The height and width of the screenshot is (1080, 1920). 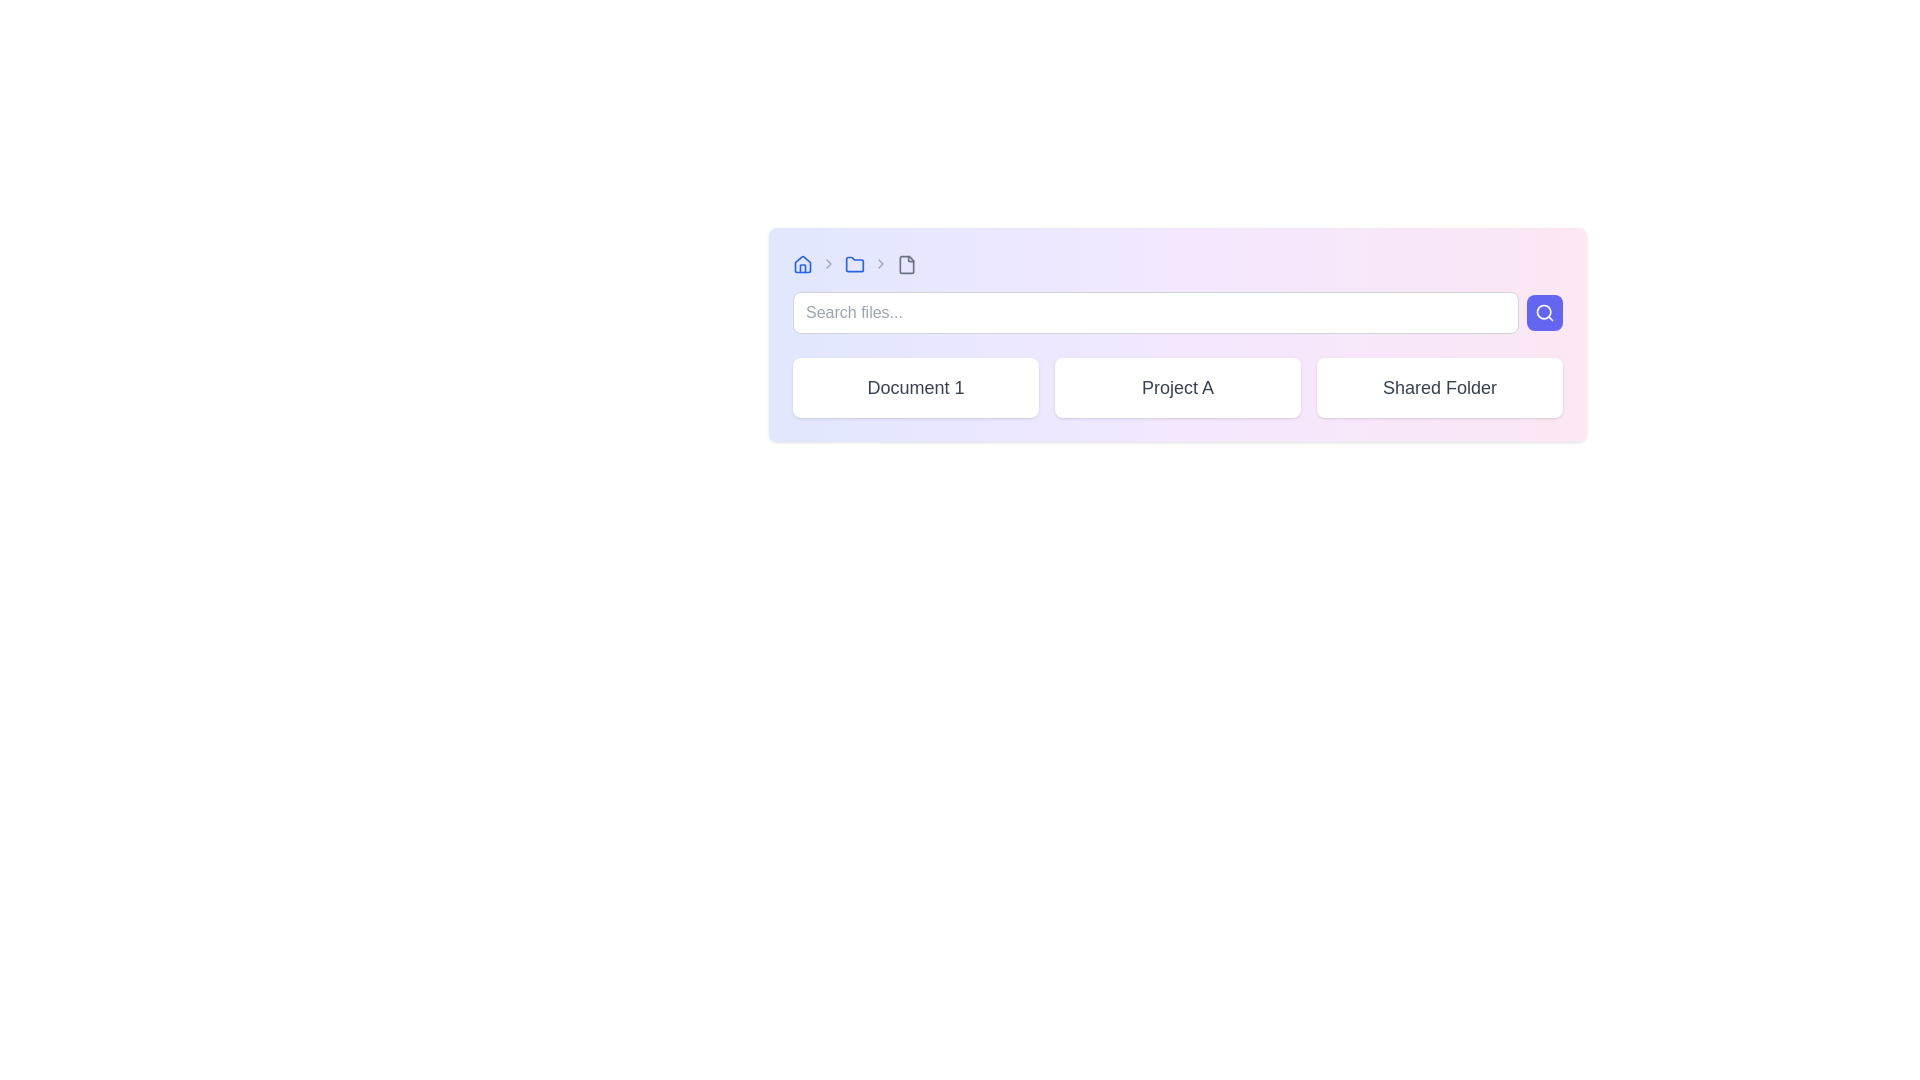 I want to click on the blue house icon located at the far left of the breadcrumb navigation bar, so click(x=802, y=262).